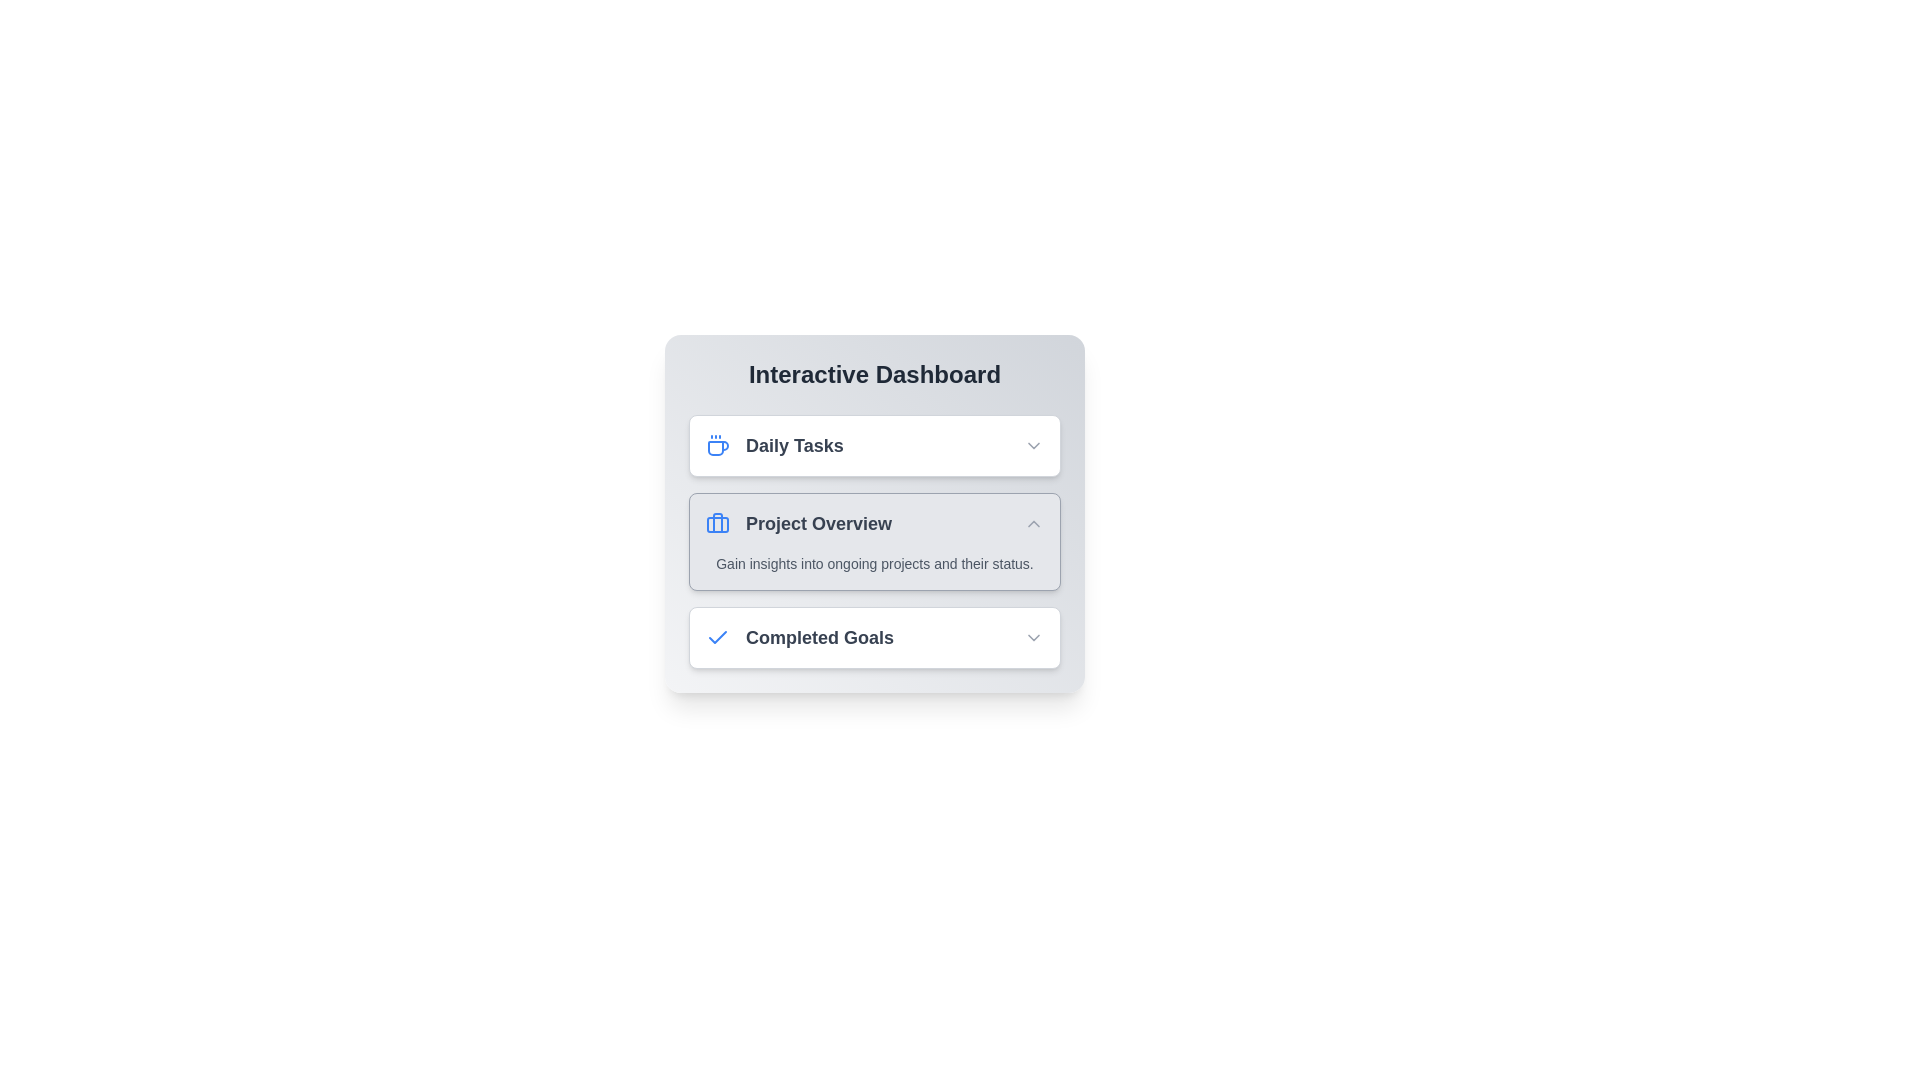 Image resolution: width=1920 pixels, height=1080 pixels. What do you see at coordinates (718, 523) in the screenshot?
I see `the icon associated with Project Overview` at bounding box center [718, 523].